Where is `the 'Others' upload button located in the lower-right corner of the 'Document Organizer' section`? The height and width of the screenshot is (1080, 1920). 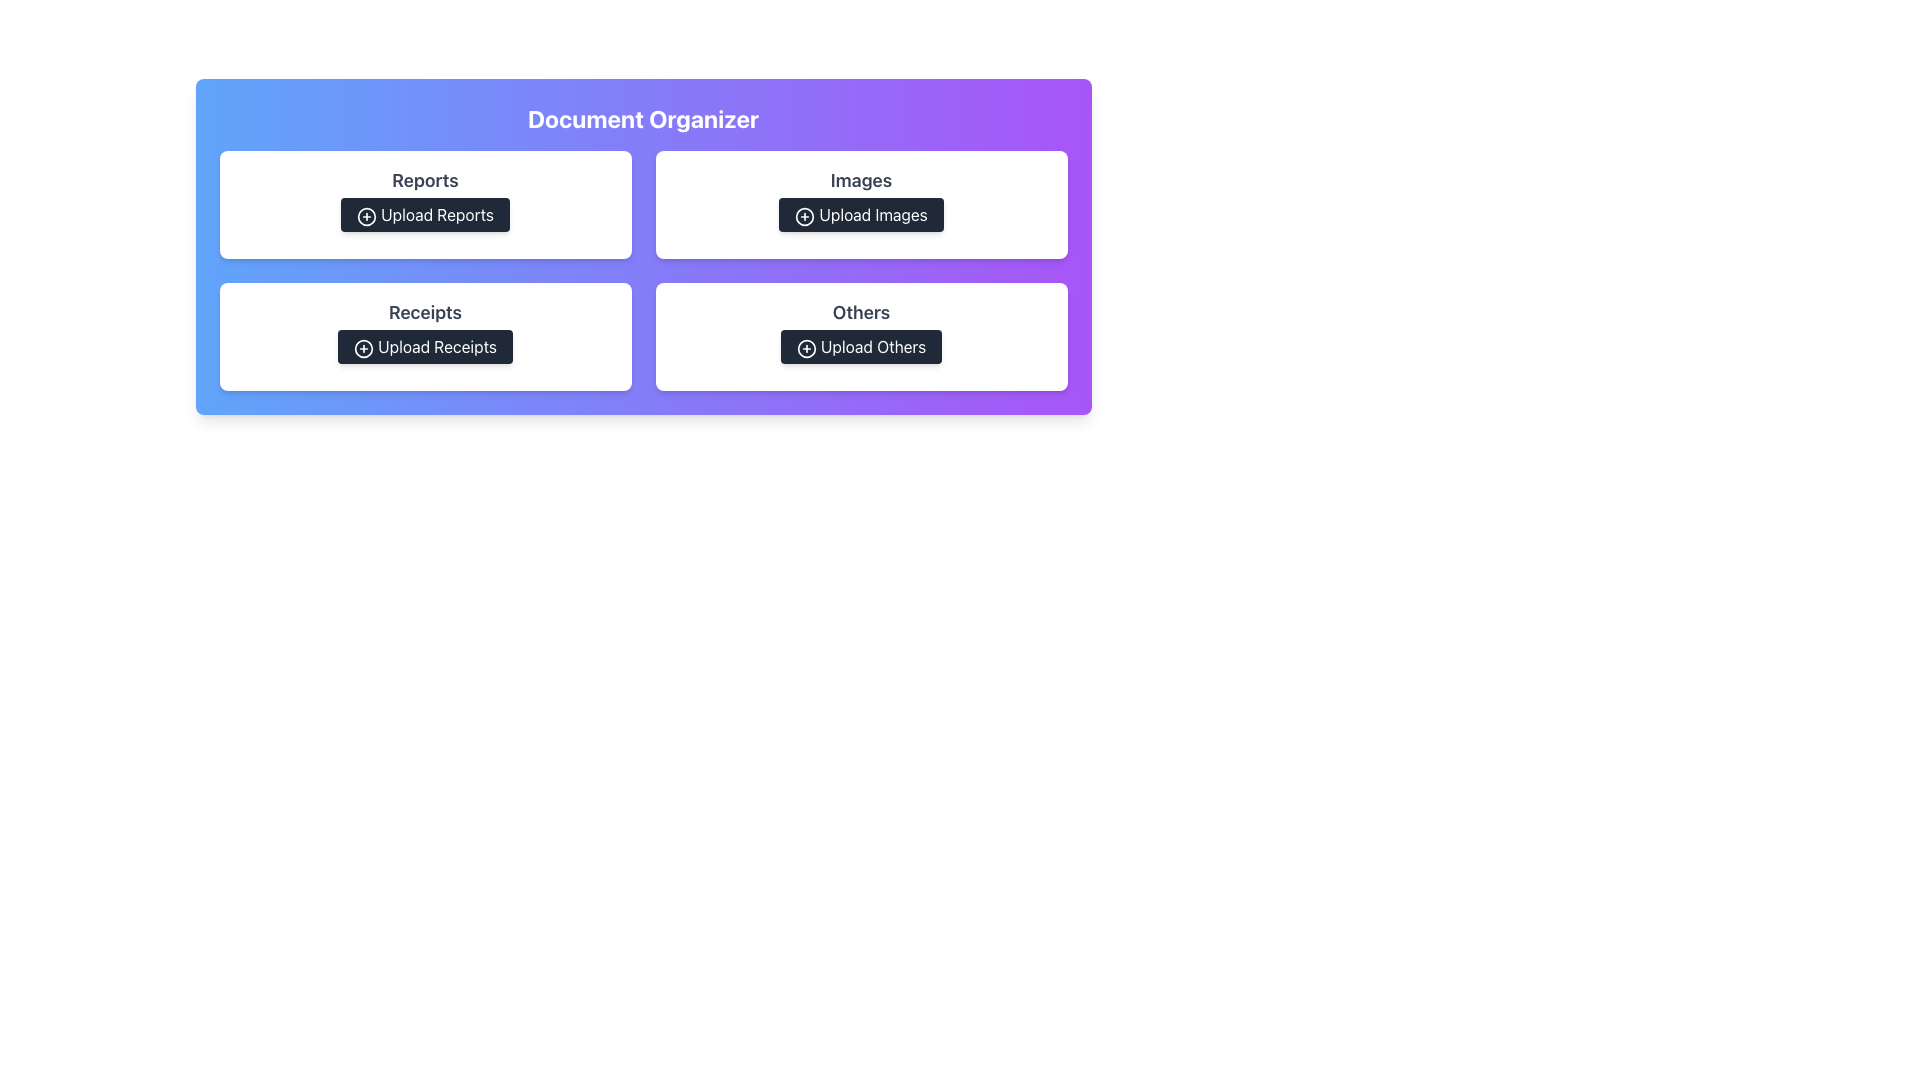 the 'Others' upload button located in the lower-right corner of the 'Document Organizer' section is located at coordinates (861, 346).